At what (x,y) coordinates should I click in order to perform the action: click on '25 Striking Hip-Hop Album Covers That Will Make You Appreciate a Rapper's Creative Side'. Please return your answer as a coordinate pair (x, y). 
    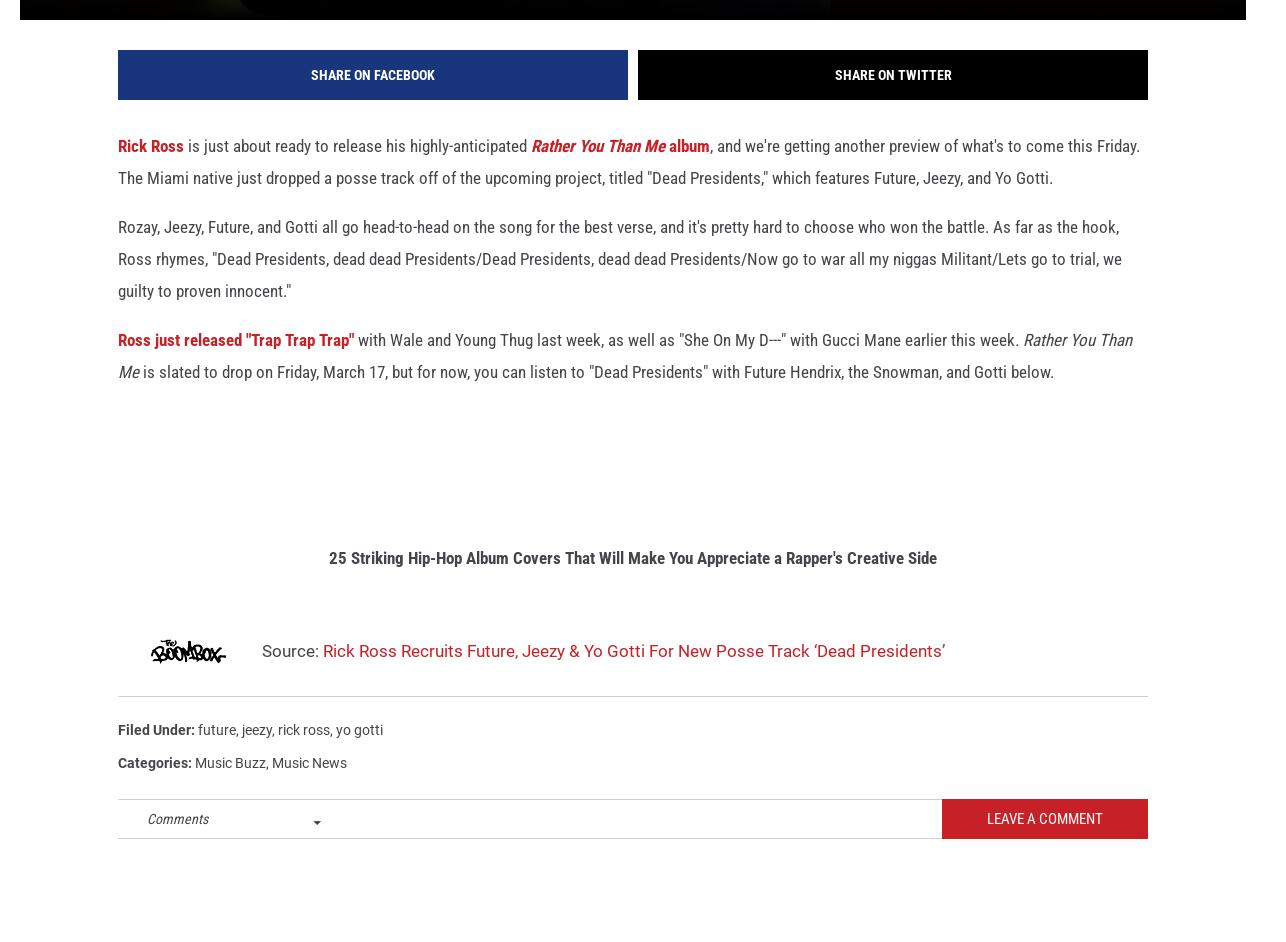
    Looking at the image, I should click on (631, 584).